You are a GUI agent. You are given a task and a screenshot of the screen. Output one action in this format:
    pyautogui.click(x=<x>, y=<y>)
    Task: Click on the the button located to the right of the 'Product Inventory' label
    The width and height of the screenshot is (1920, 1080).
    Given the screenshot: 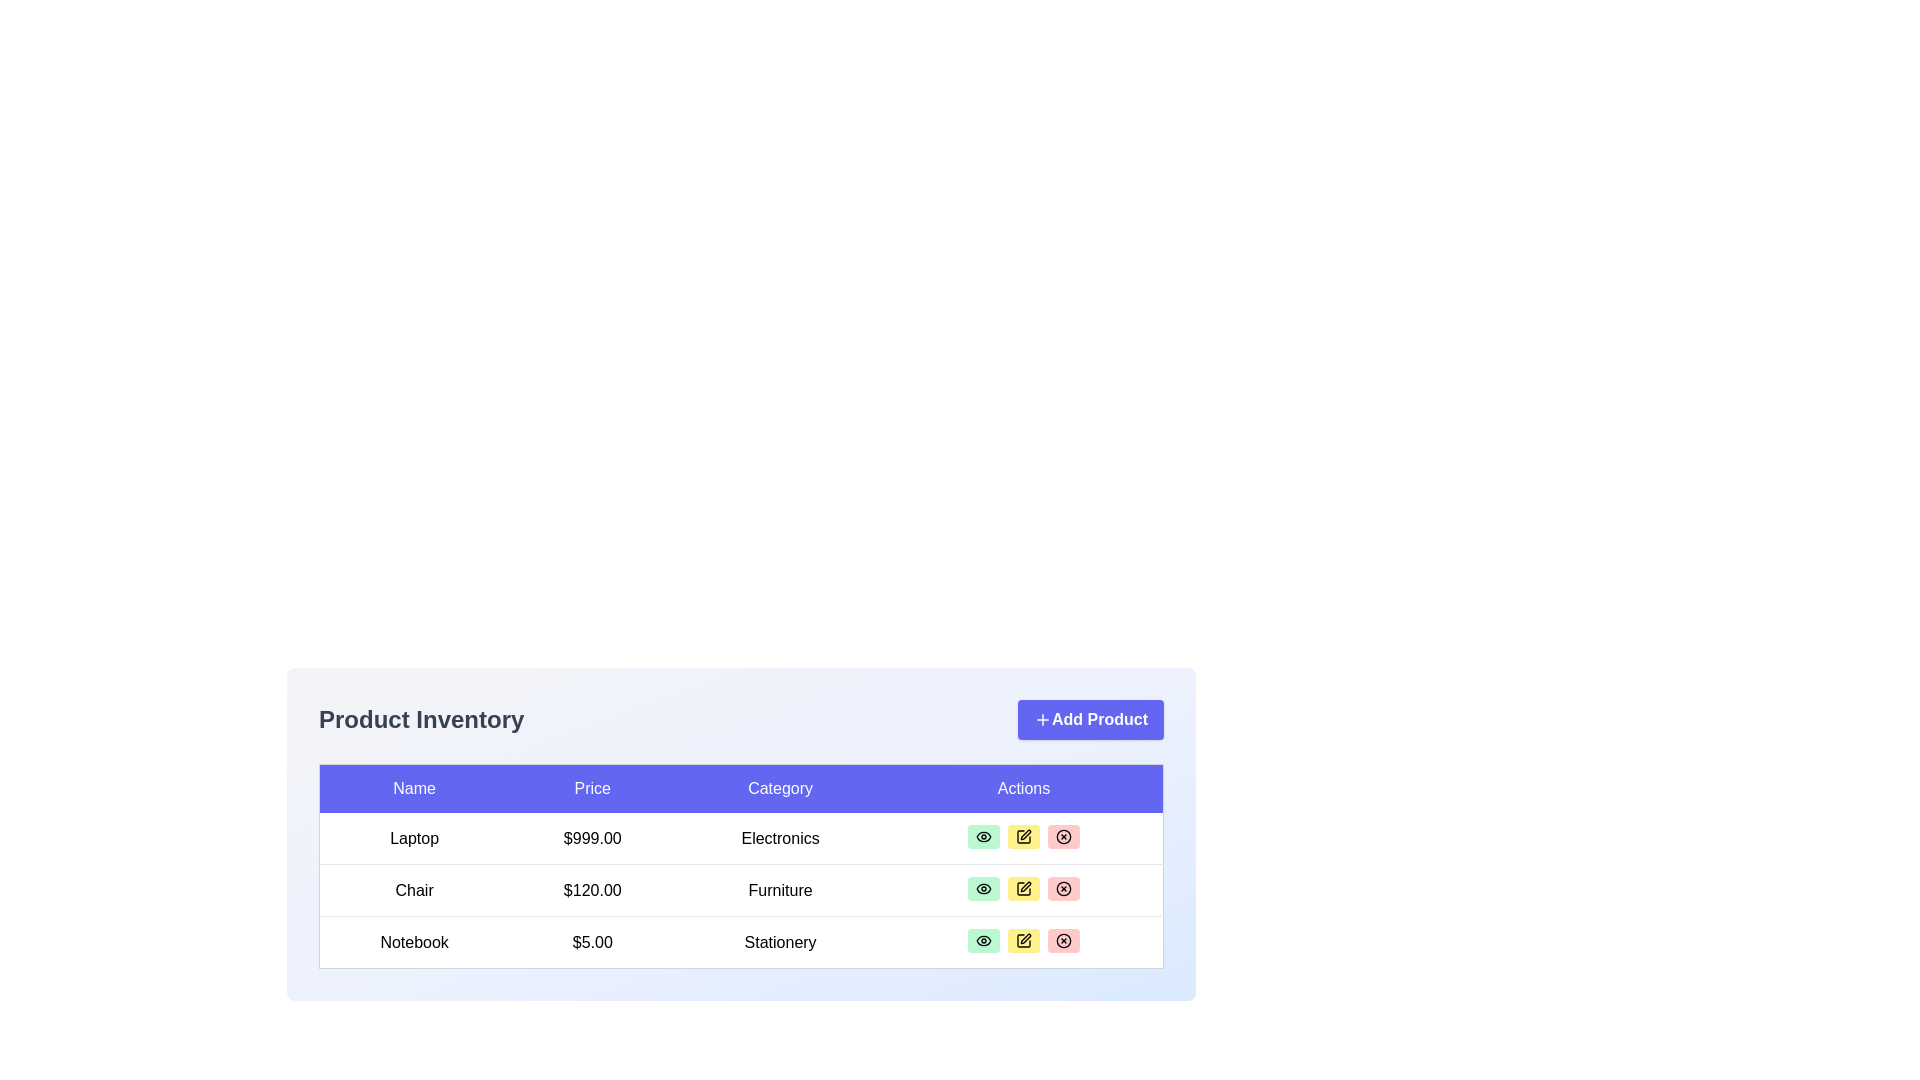 What is the action you would take?
    pyautogui.click(x=1089, y=720)
    